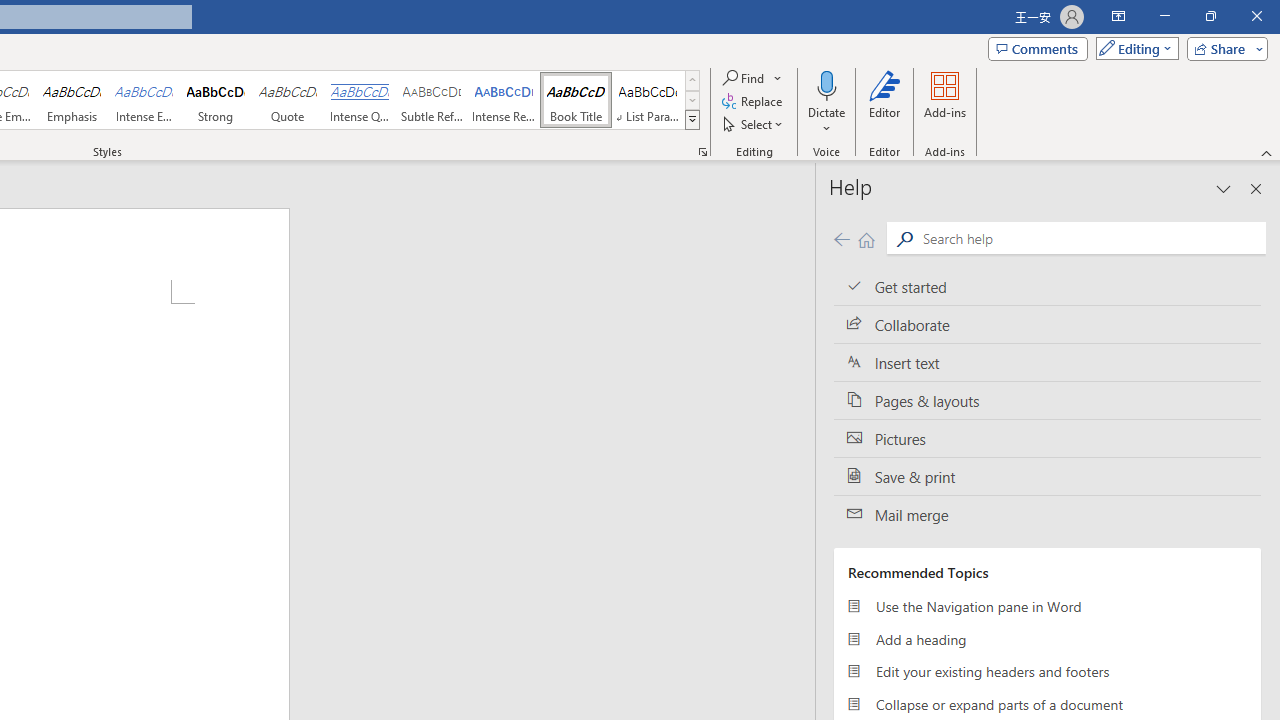  Describe the element at coordinates (693, 119) in the screenshot. I see `'Class: NetUIImage'` at that location.